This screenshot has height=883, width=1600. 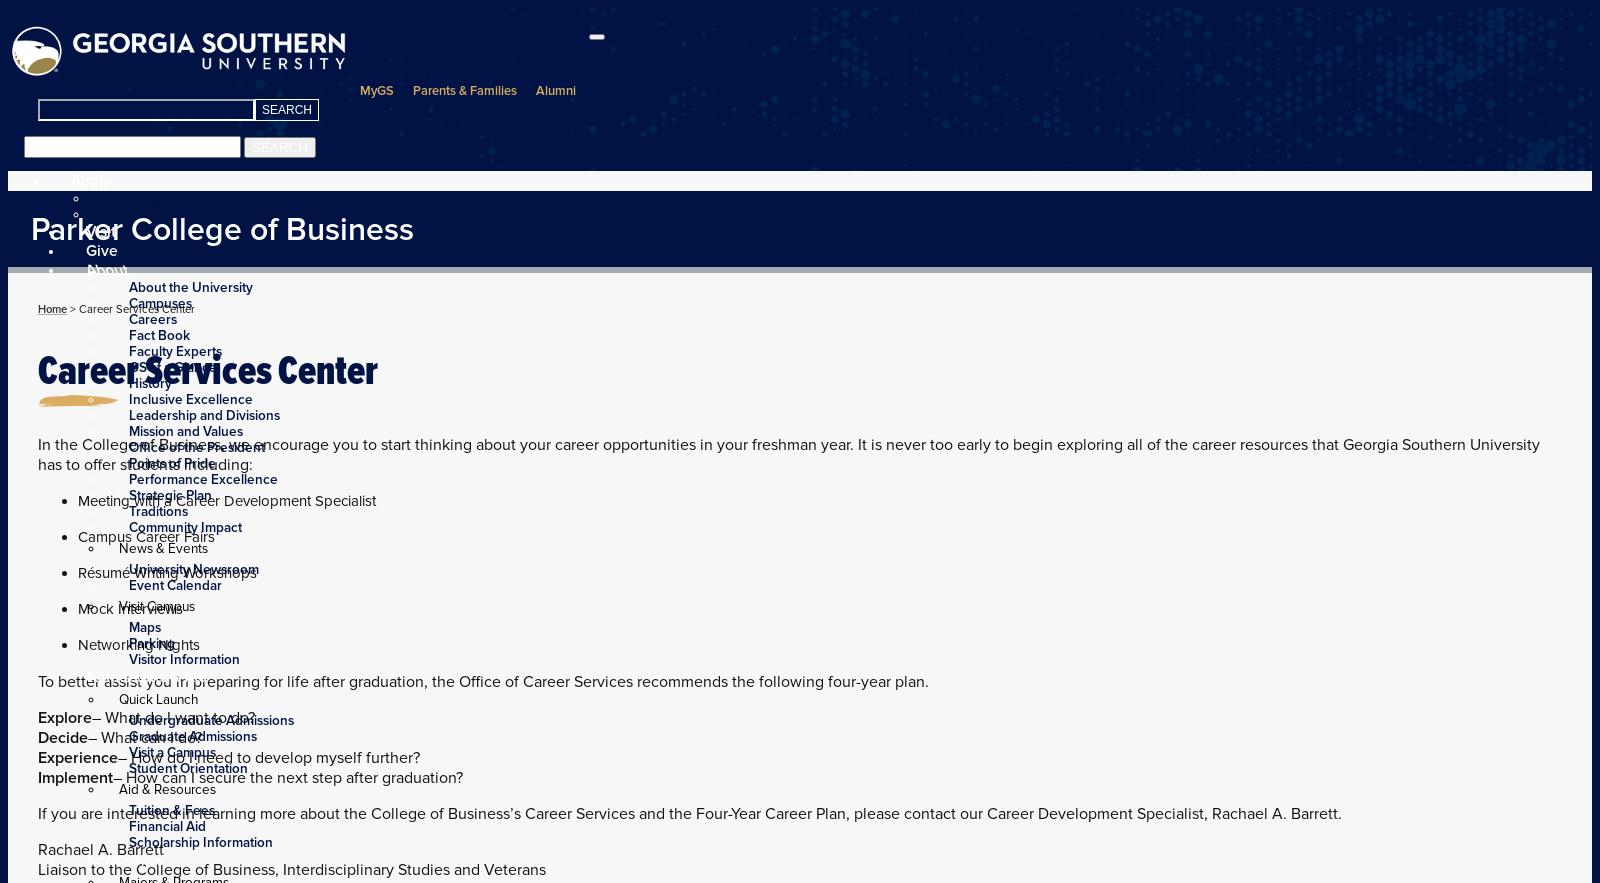 I want to click on 'Scholarship Information', so click(x=199, y=842).